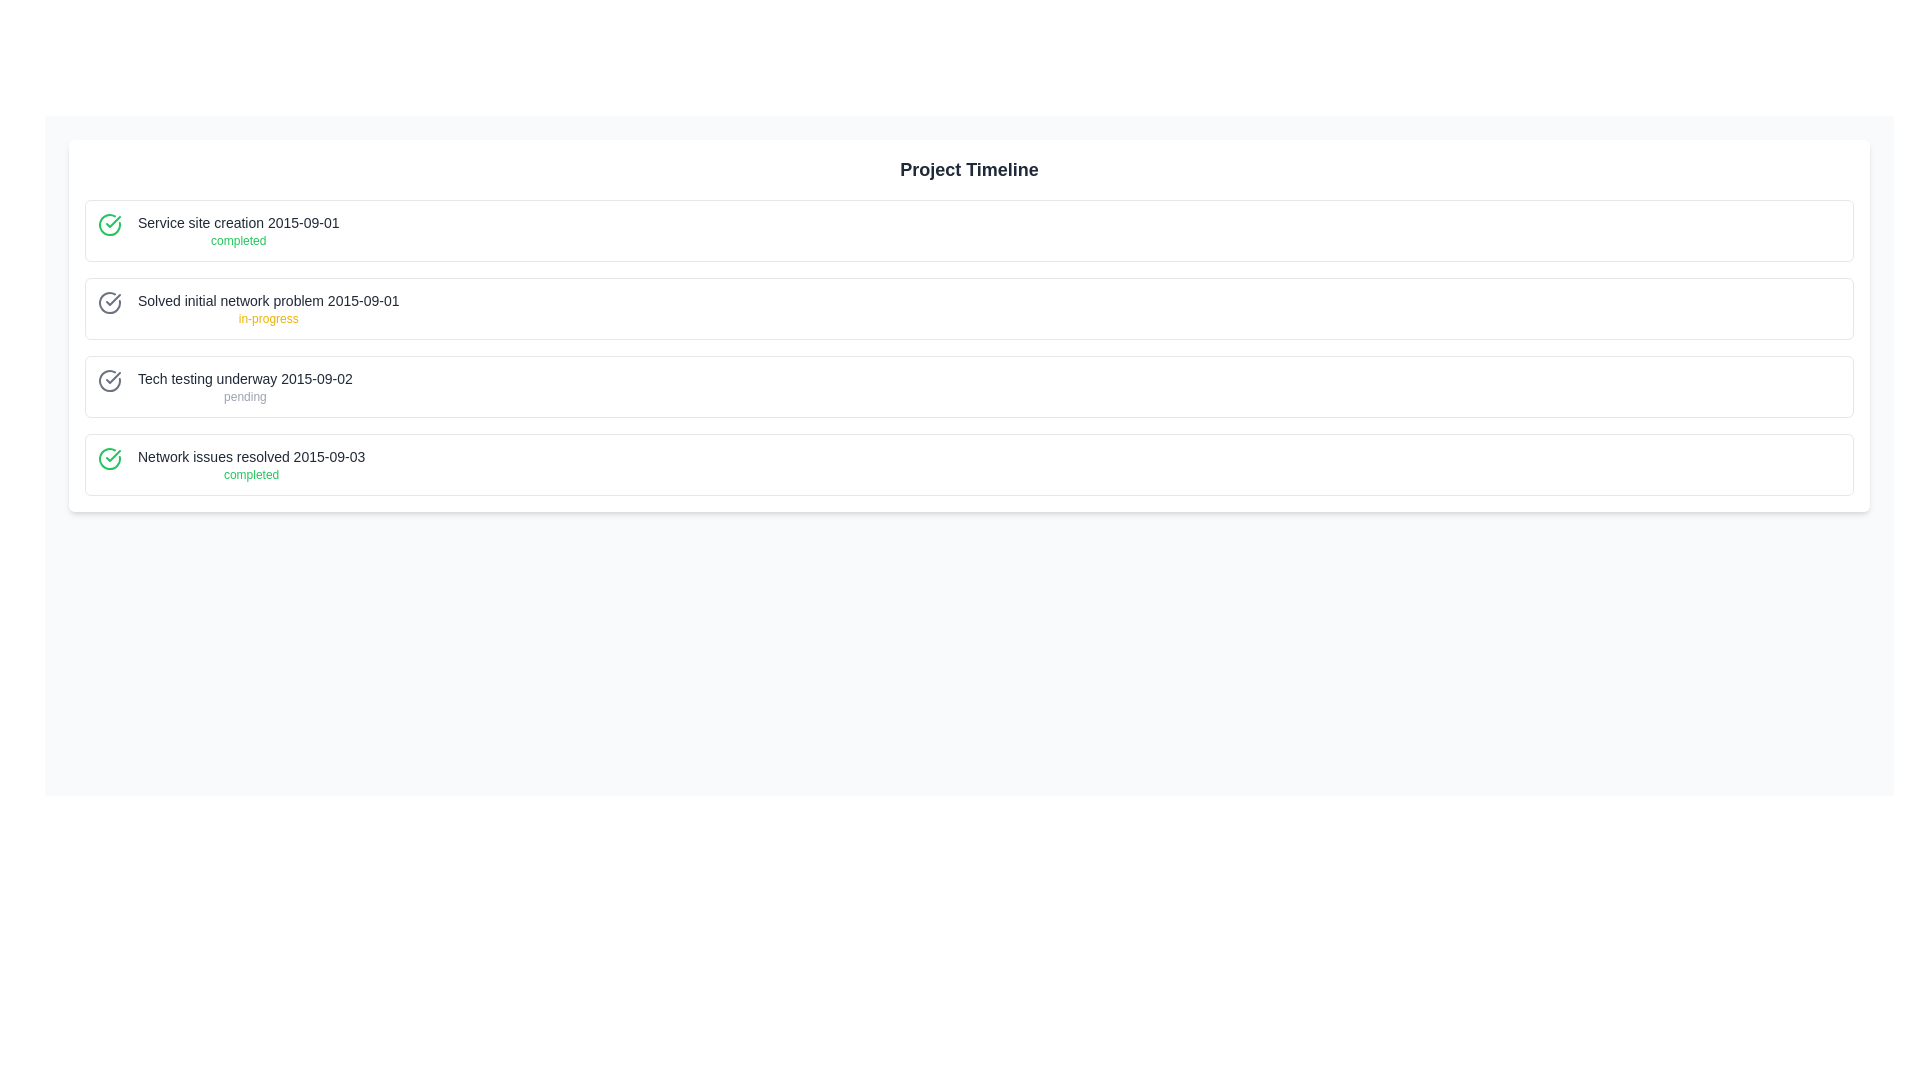  Describe the element at coordinates (238, 239) in the screenshot. I see `the text label that indicates the status 'completed', styled in small green font, positioned below the title 'Service site creation 2015-09-01'` at that location.